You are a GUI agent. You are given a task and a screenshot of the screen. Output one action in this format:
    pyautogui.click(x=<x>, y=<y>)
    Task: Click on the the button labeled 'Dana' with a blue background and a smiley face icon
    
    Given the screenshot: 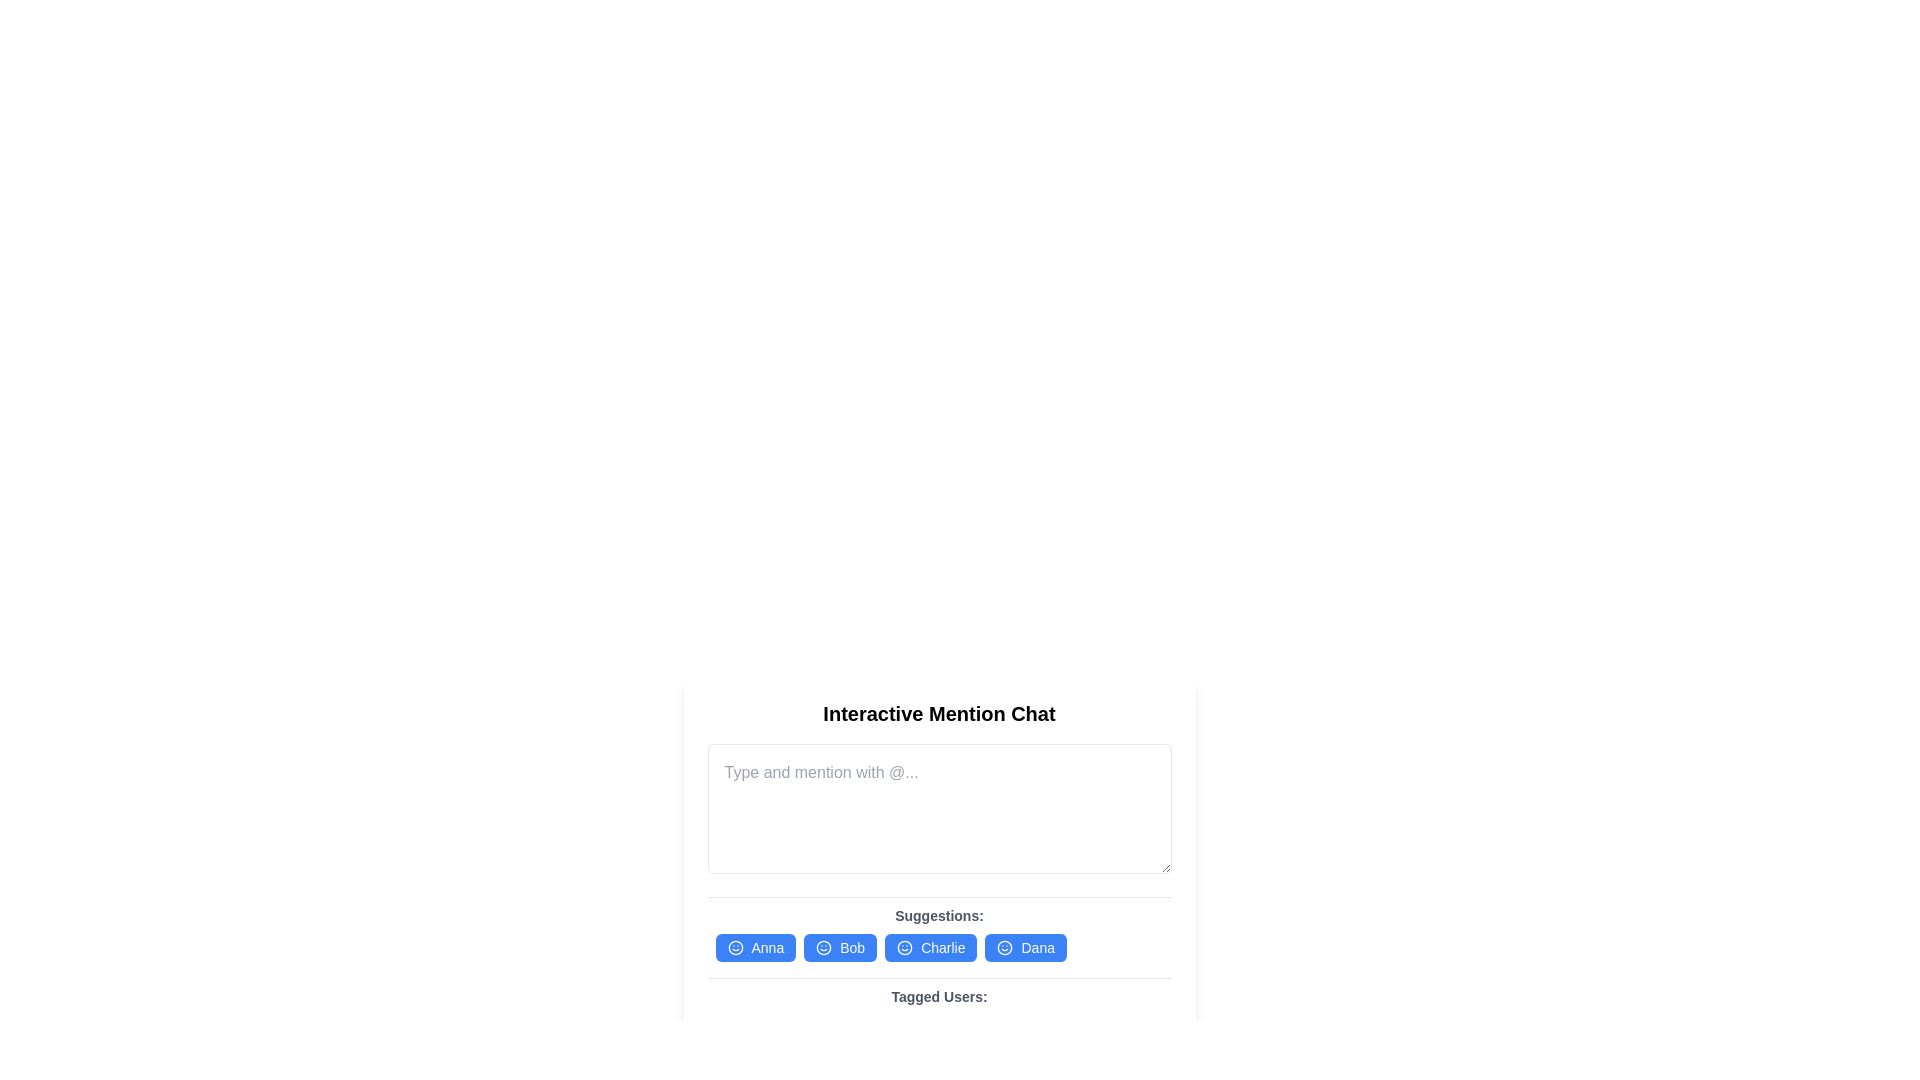 What is the action you would take?
    pyautogui.click(x=1026, y=947)
    